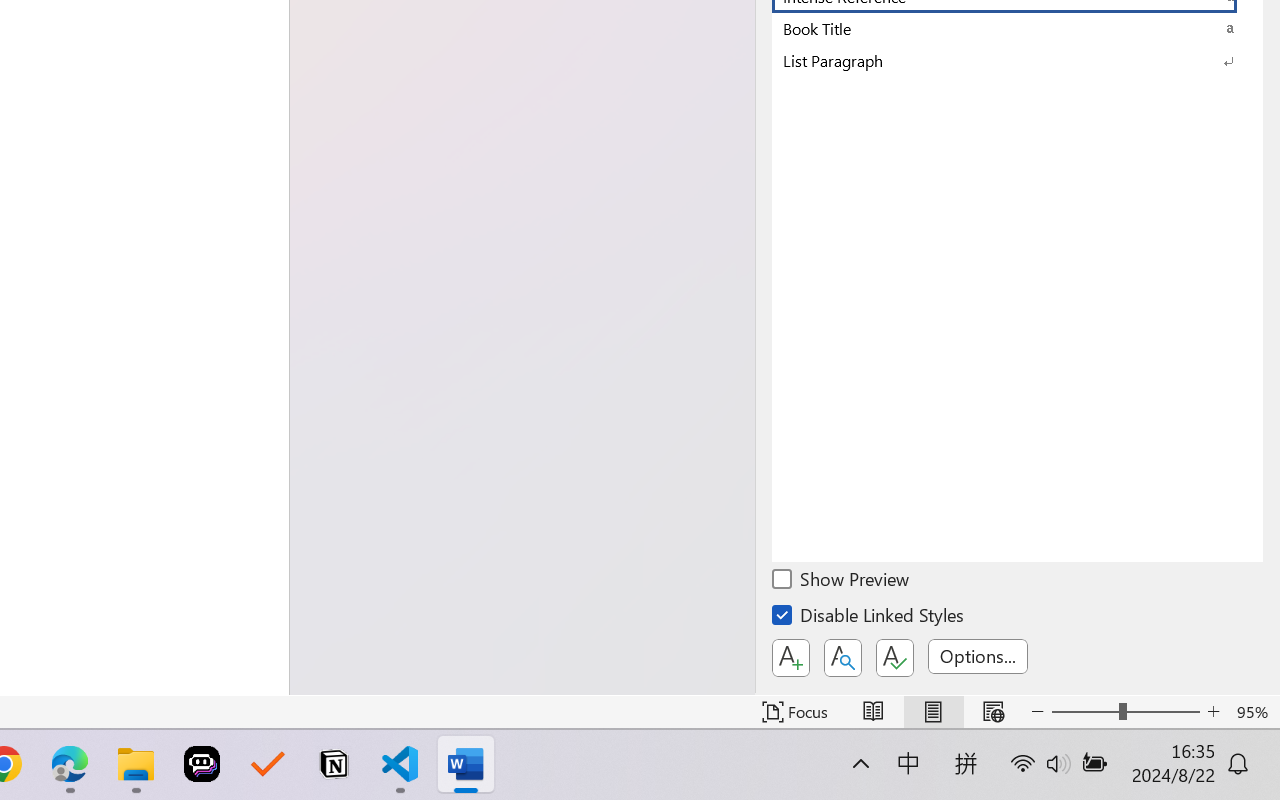 This screenshot has width=1280, height=800. Describe the element at coordinates (1017, 59) in the screenshot. I see `'List Paragraph'` at that location.